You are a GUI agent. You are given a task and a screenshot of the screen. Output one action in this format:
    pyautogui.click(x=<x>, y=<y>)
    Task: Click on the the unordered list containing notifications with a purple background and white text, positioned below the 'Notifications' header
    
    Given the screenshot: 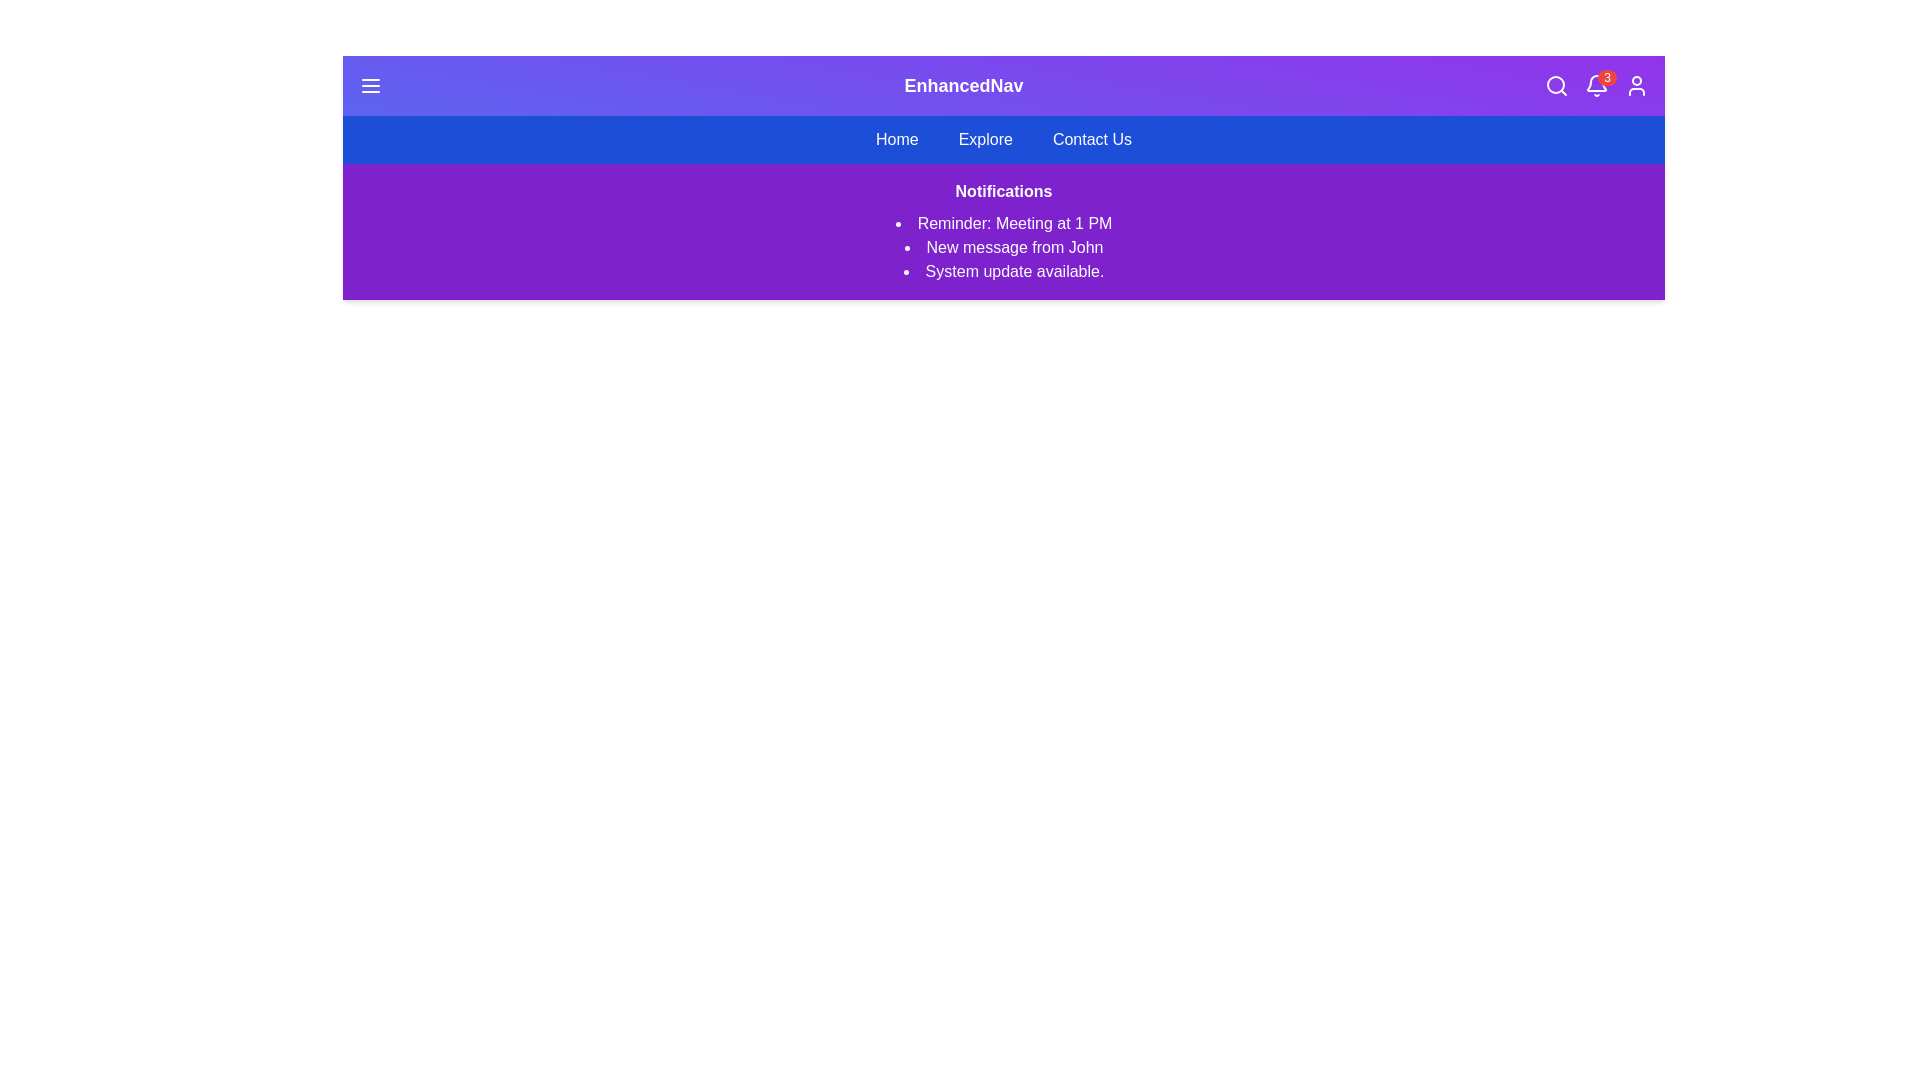 What is the action you would take?
    pyautogui.click(x=1003, y=246)
    